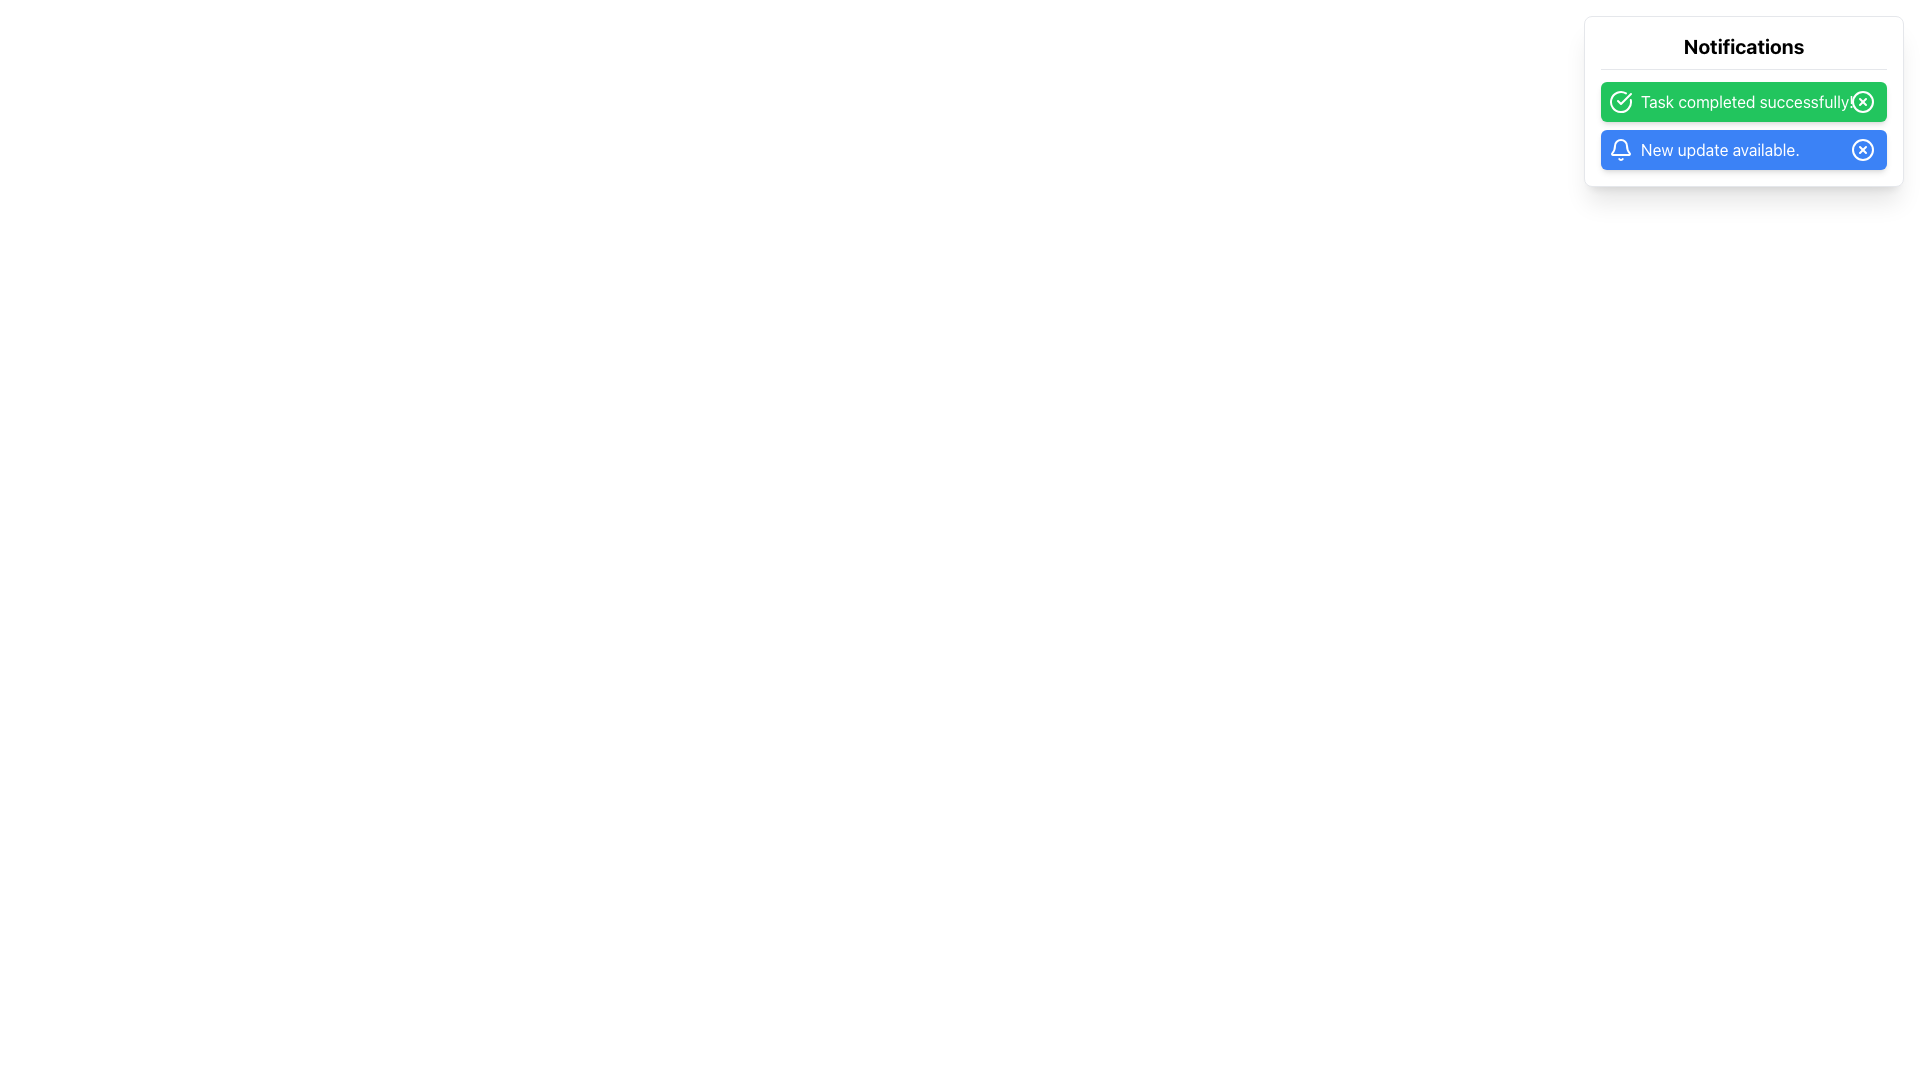 The height and width of the screenshot is (1080, 1920). Describe the element at coordinates (1621, 149) in the screenshot. I see `the bell-shaped icon element located to the left of the text 'New update available.'` at that location.